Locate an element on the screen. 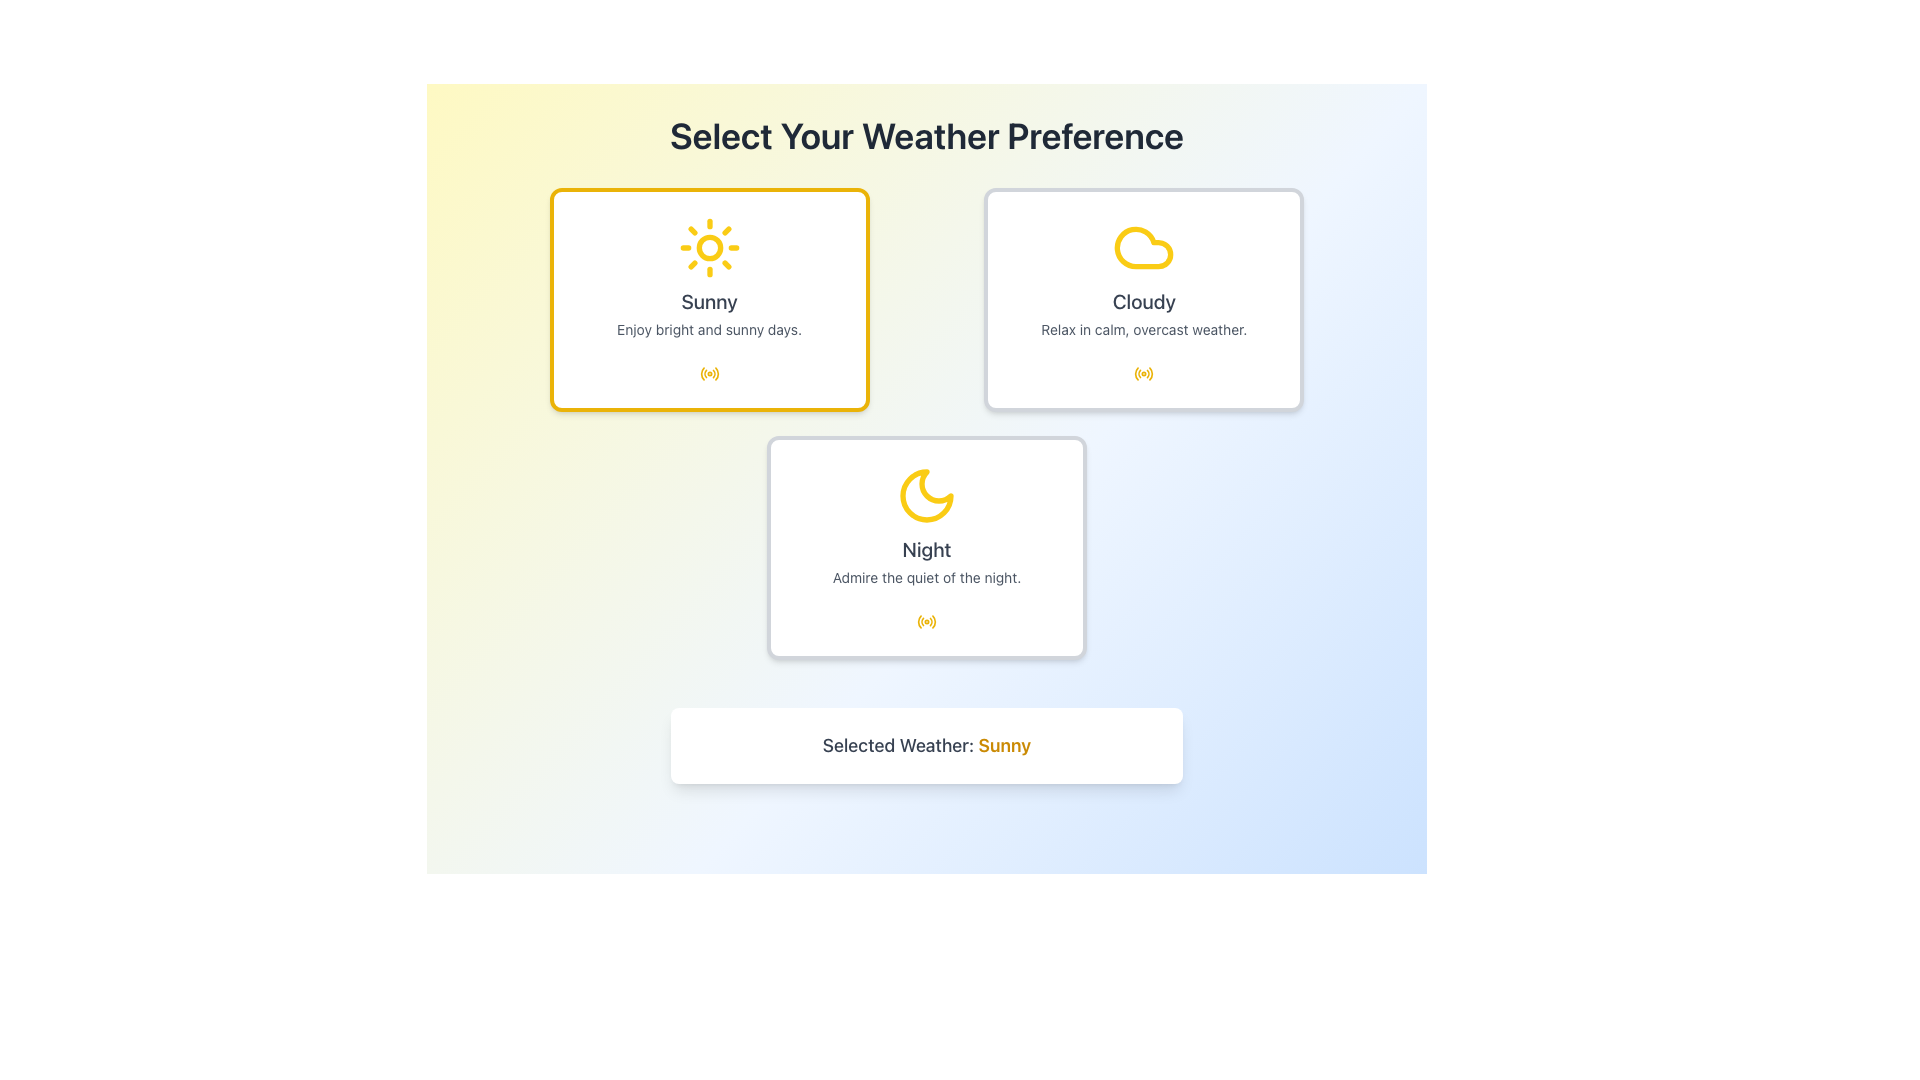  the 'Cloudy' weather icon located in the top-right card of the weather options, which is visually represented as a cloudy weather symbol above the text label 'Cloudy' is located at coordinates (1144, 246).